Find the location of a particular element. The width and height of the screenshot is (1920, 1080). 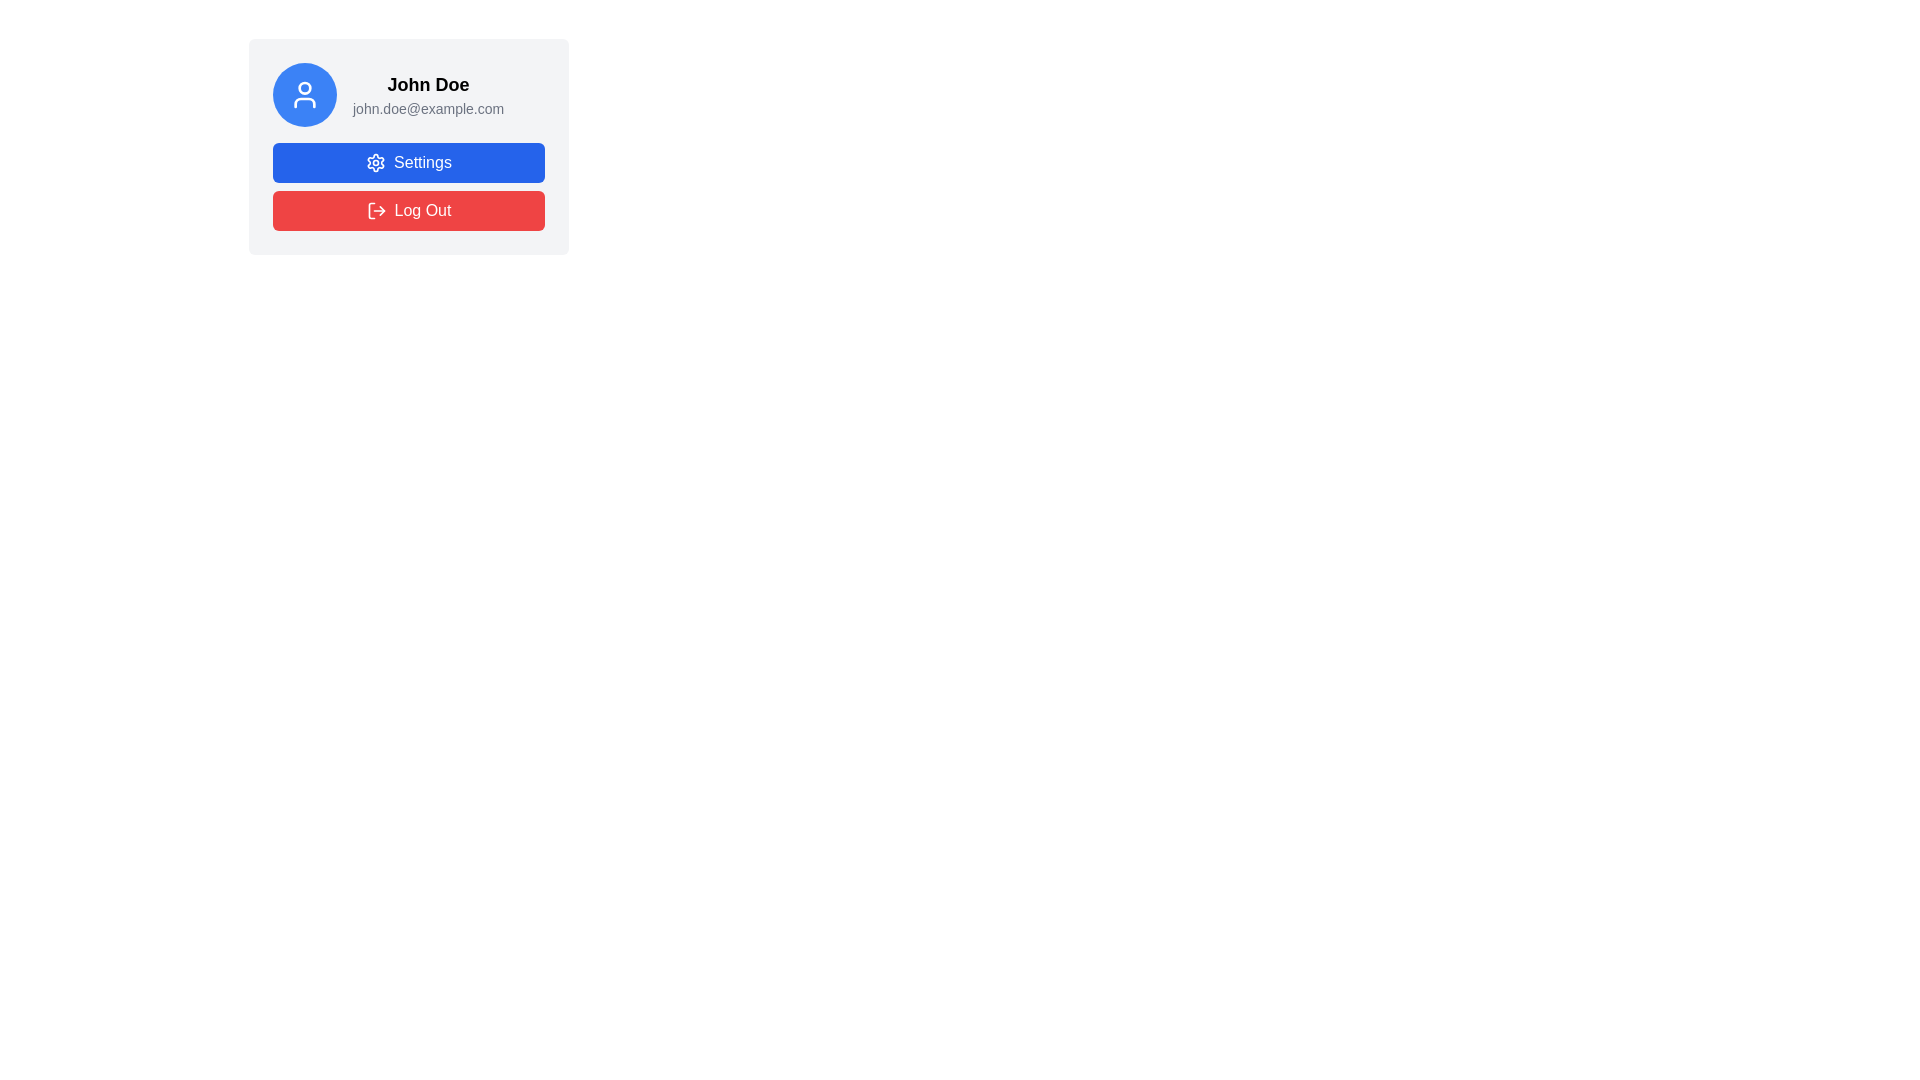

the blue 'Settings' button with a gear icon is located at coordinates (407, 161).